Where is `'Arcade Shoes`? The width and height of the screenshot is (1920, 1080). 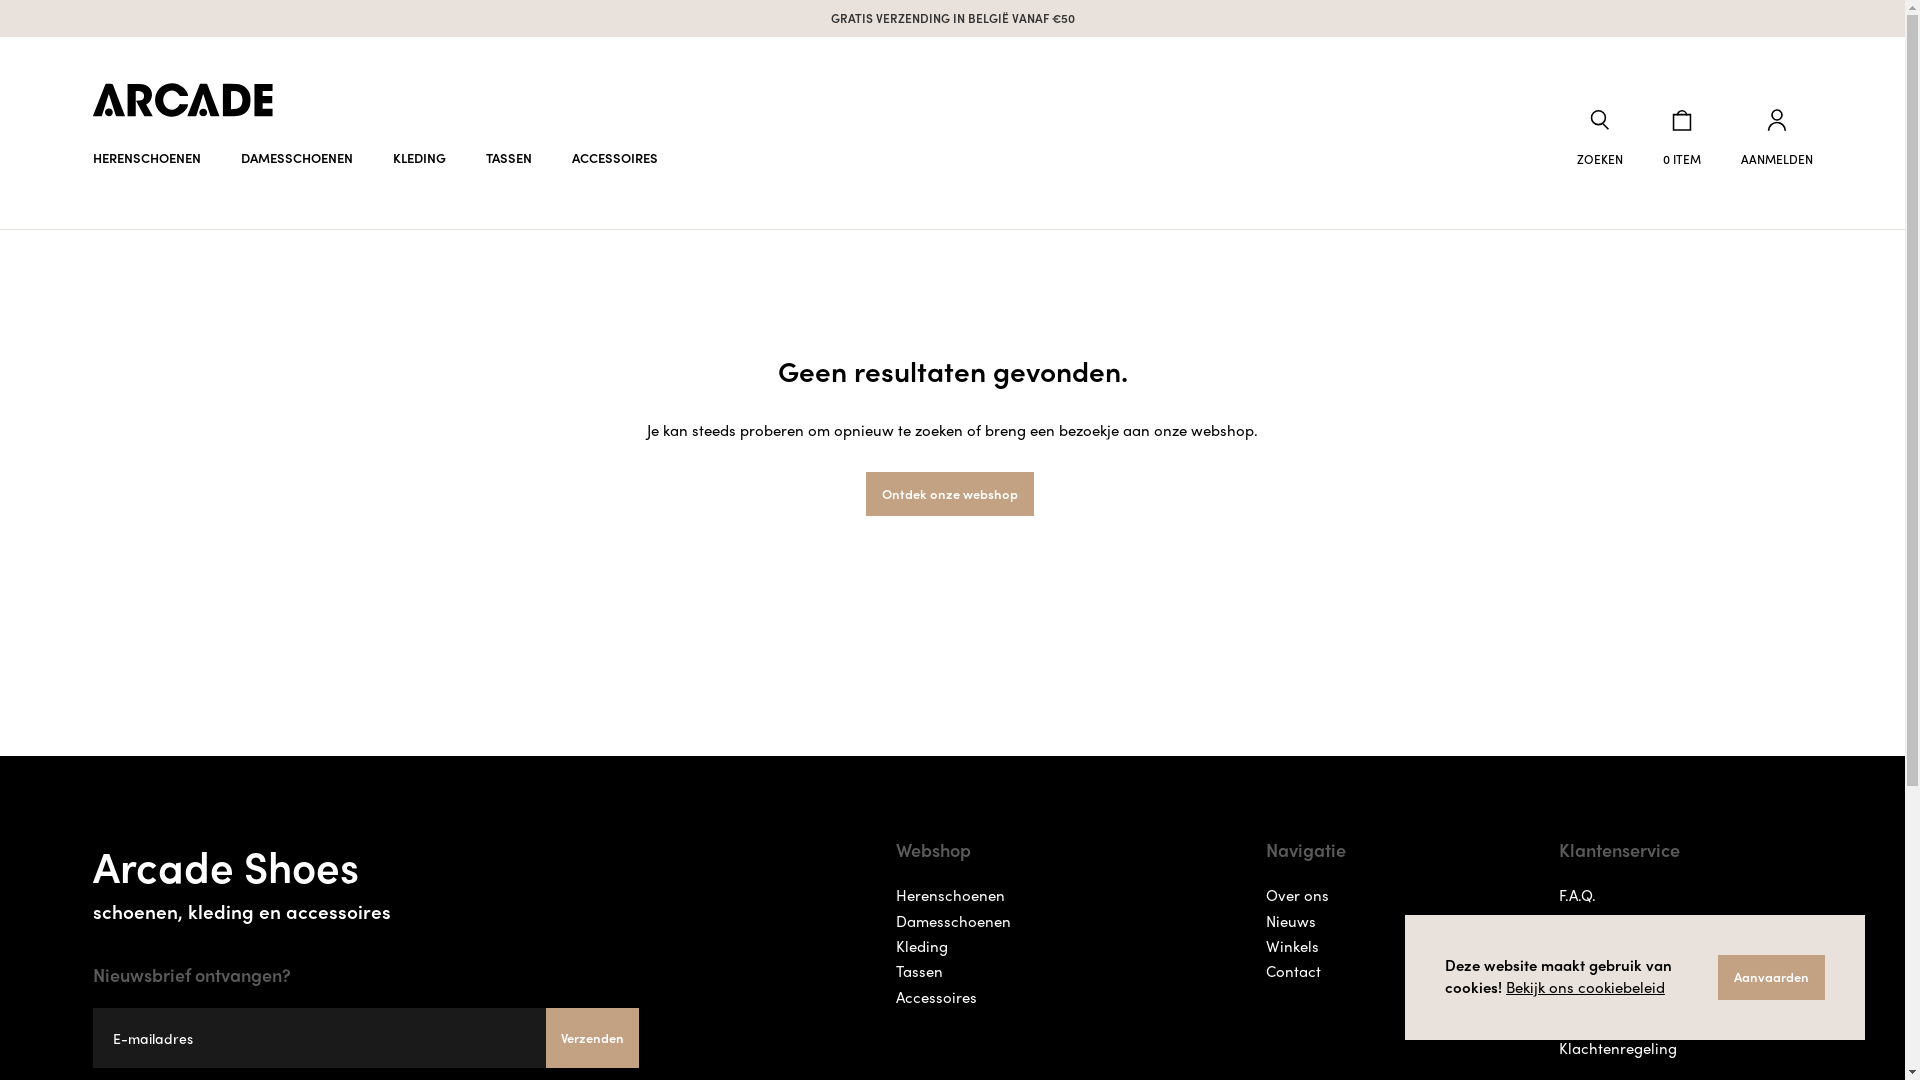 'Arcade Shoes is located at coordinates (365, 877).